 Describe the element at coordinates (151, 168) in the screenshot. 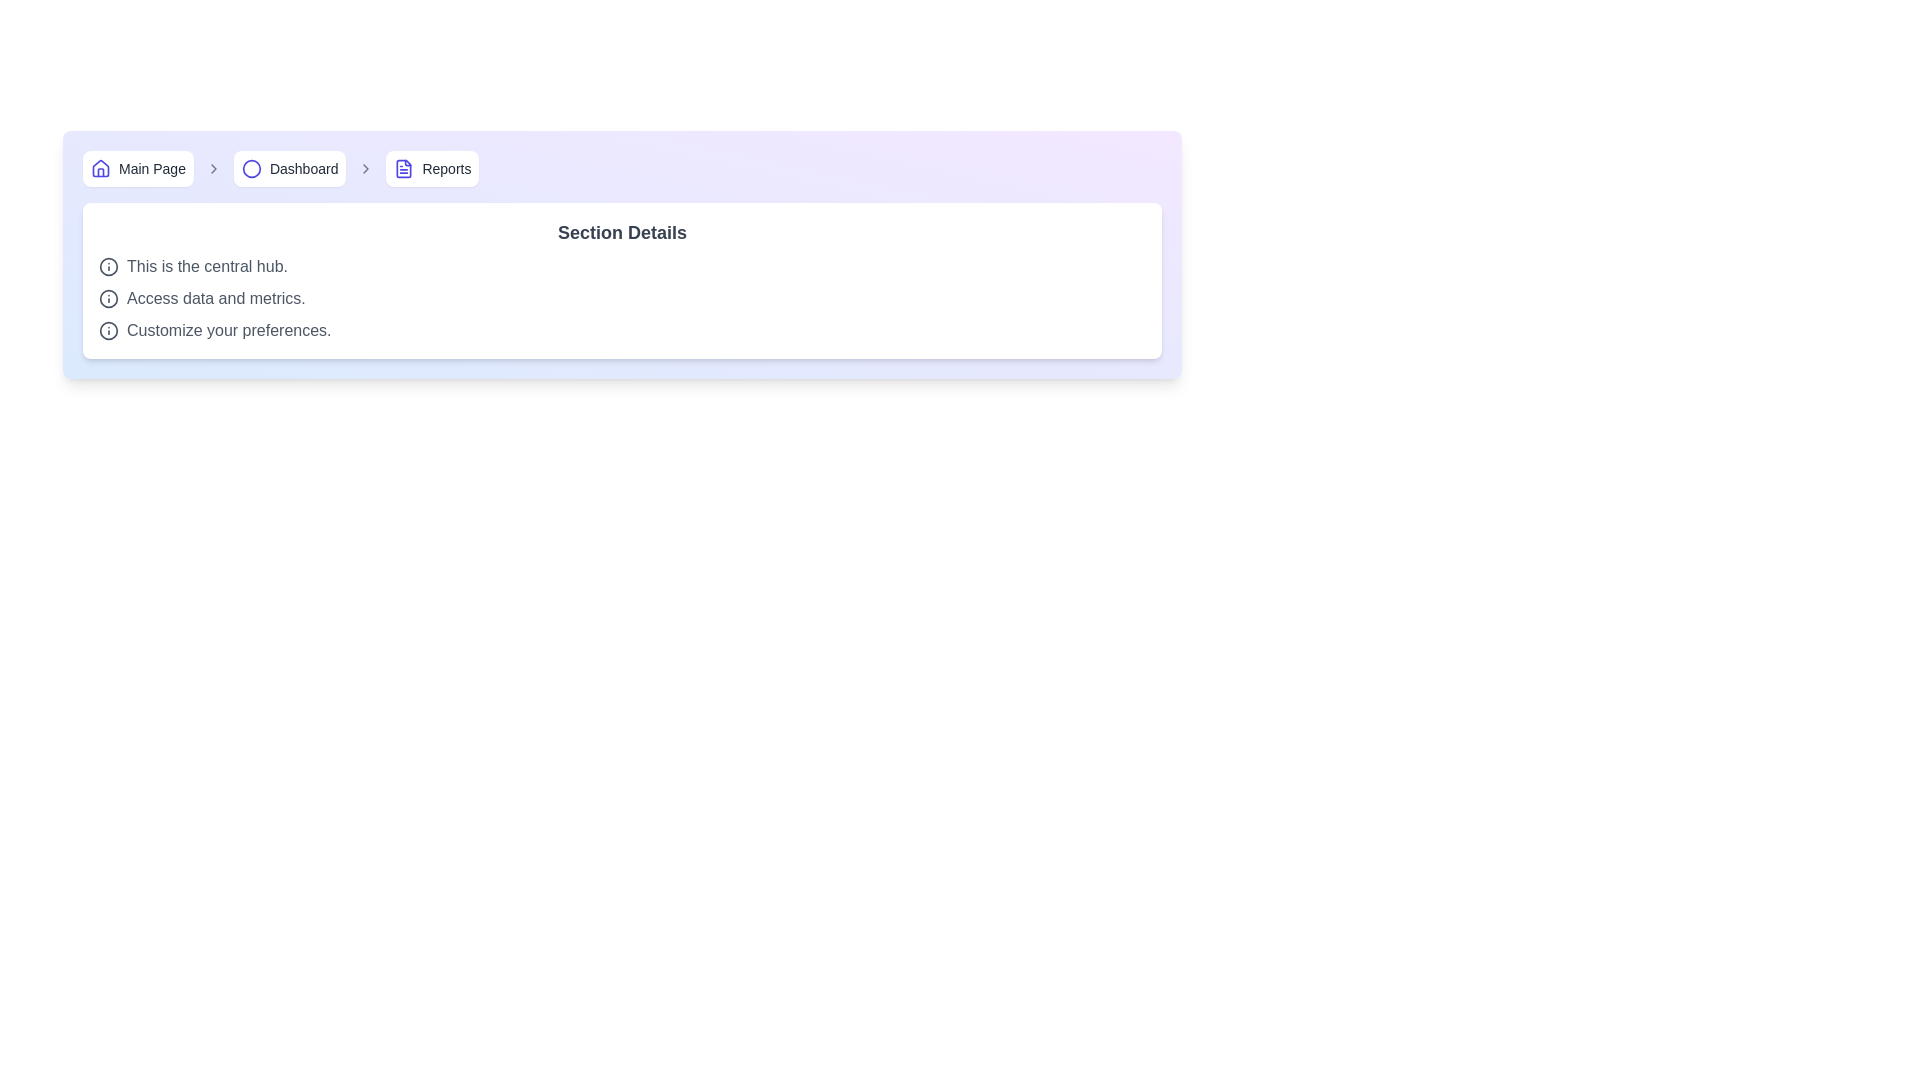

I see `the 'Main Page' breadcrumb label in the navigation bar, which indicates the current location within the application` at that location.